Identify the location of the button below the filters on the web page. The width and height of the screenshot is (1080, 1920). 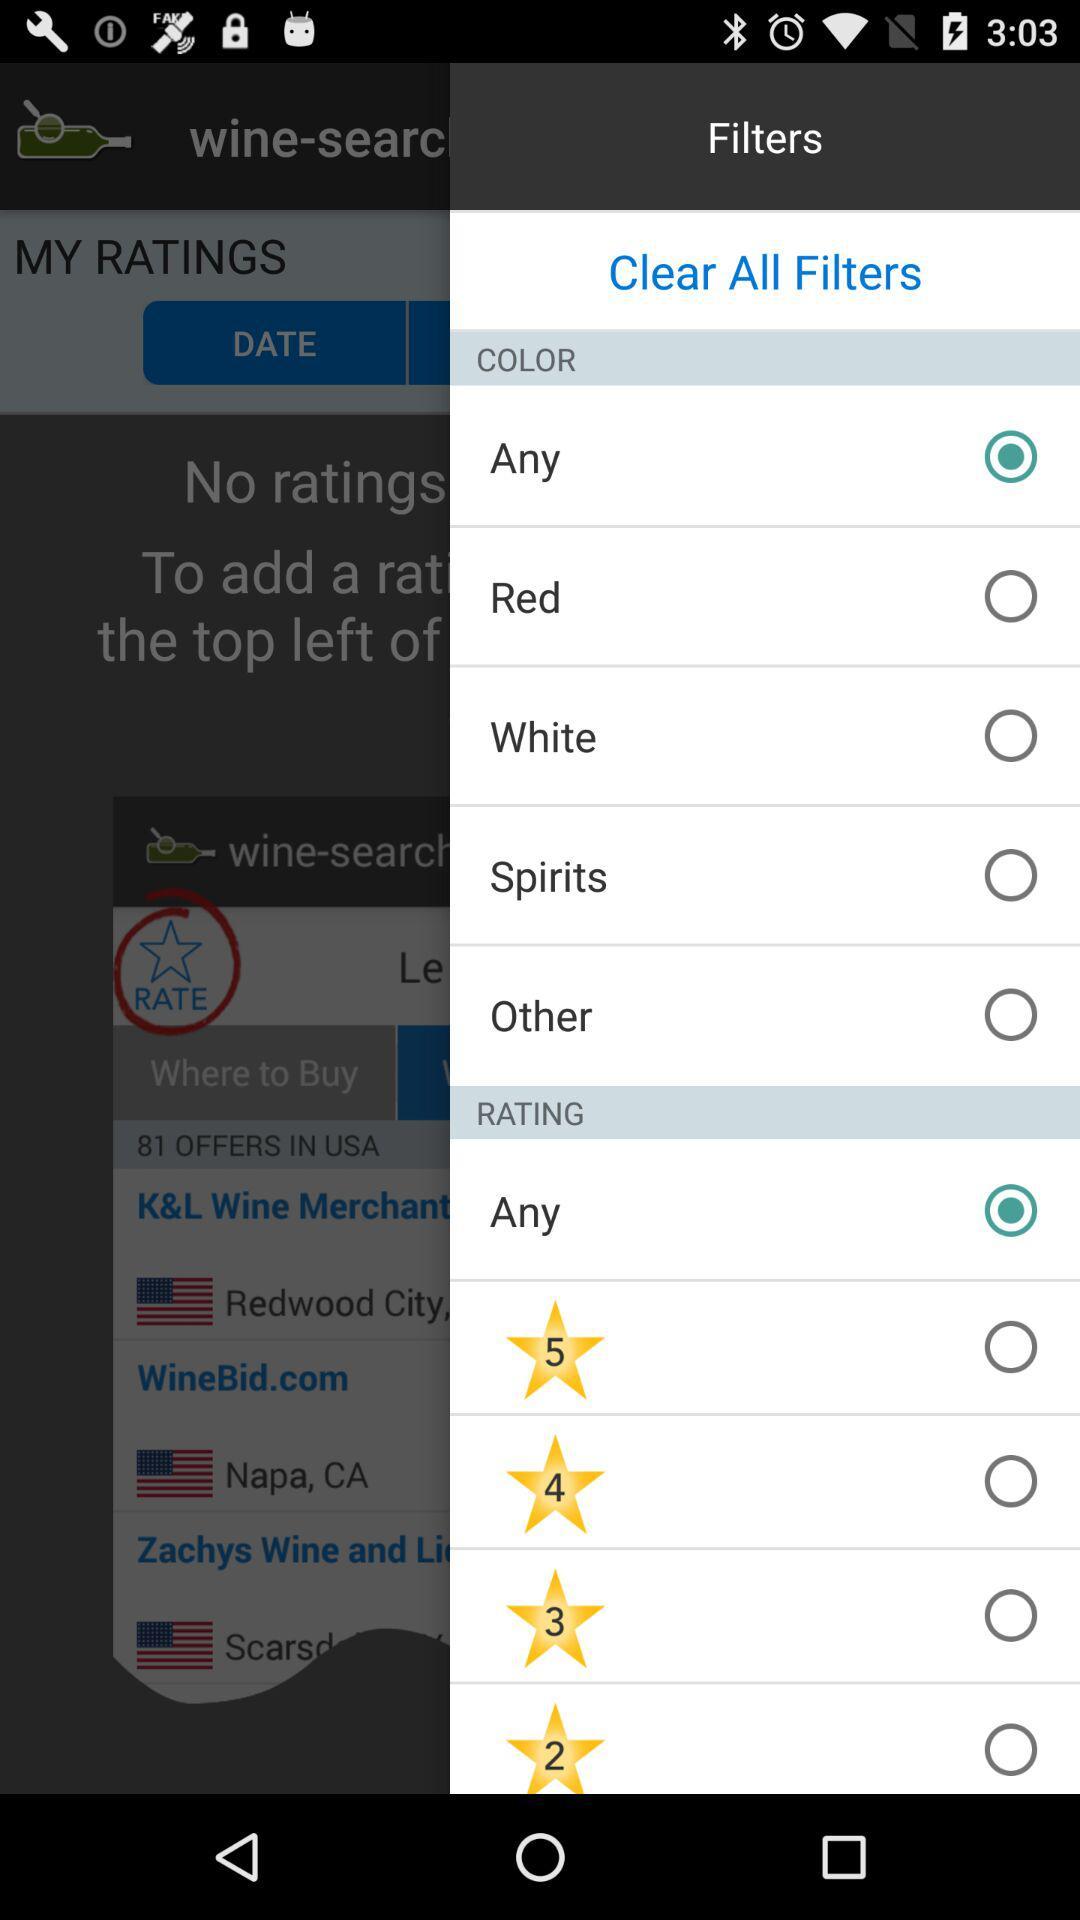
(764, 269).